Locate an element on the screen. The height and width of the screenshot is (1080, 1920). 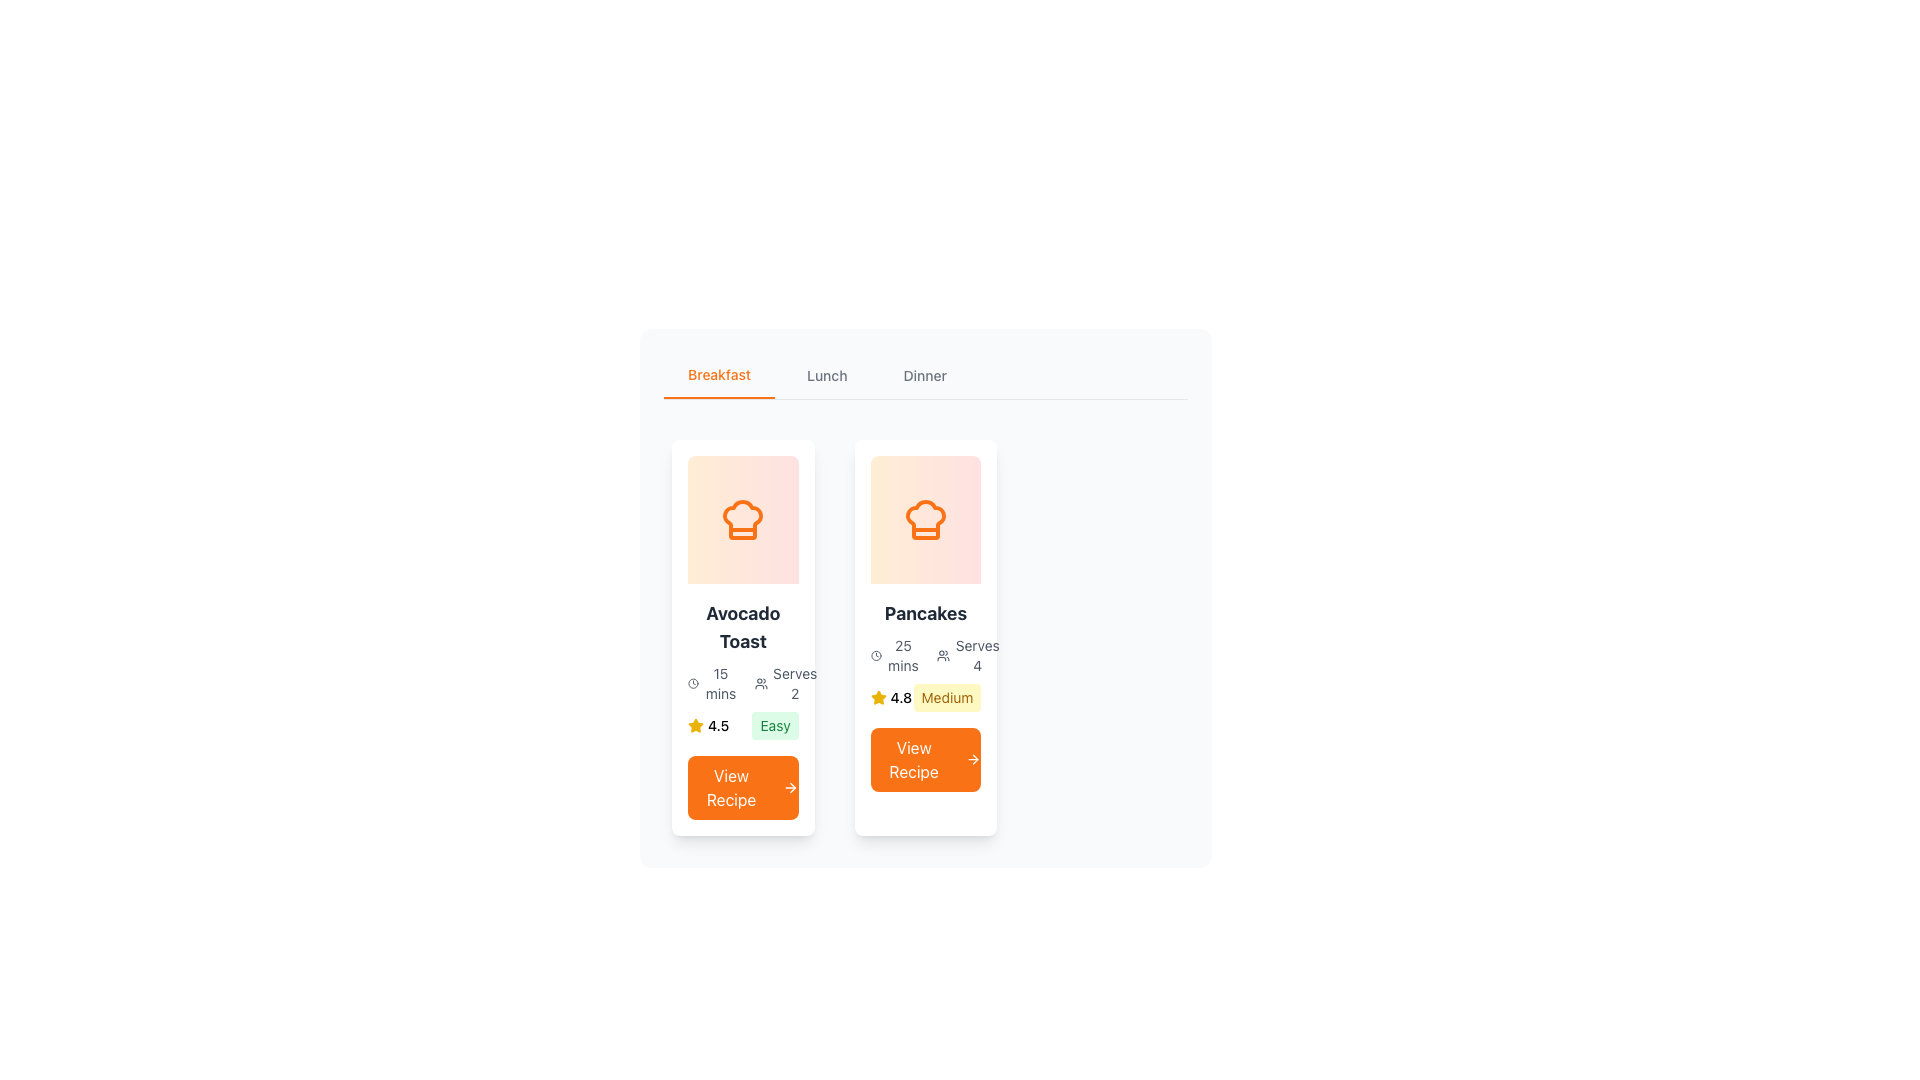
the Label with Icon that displays the preparation or cooking time for the recipe 'Avocado Toast' to get additional context is located at coordinates (713, 682).